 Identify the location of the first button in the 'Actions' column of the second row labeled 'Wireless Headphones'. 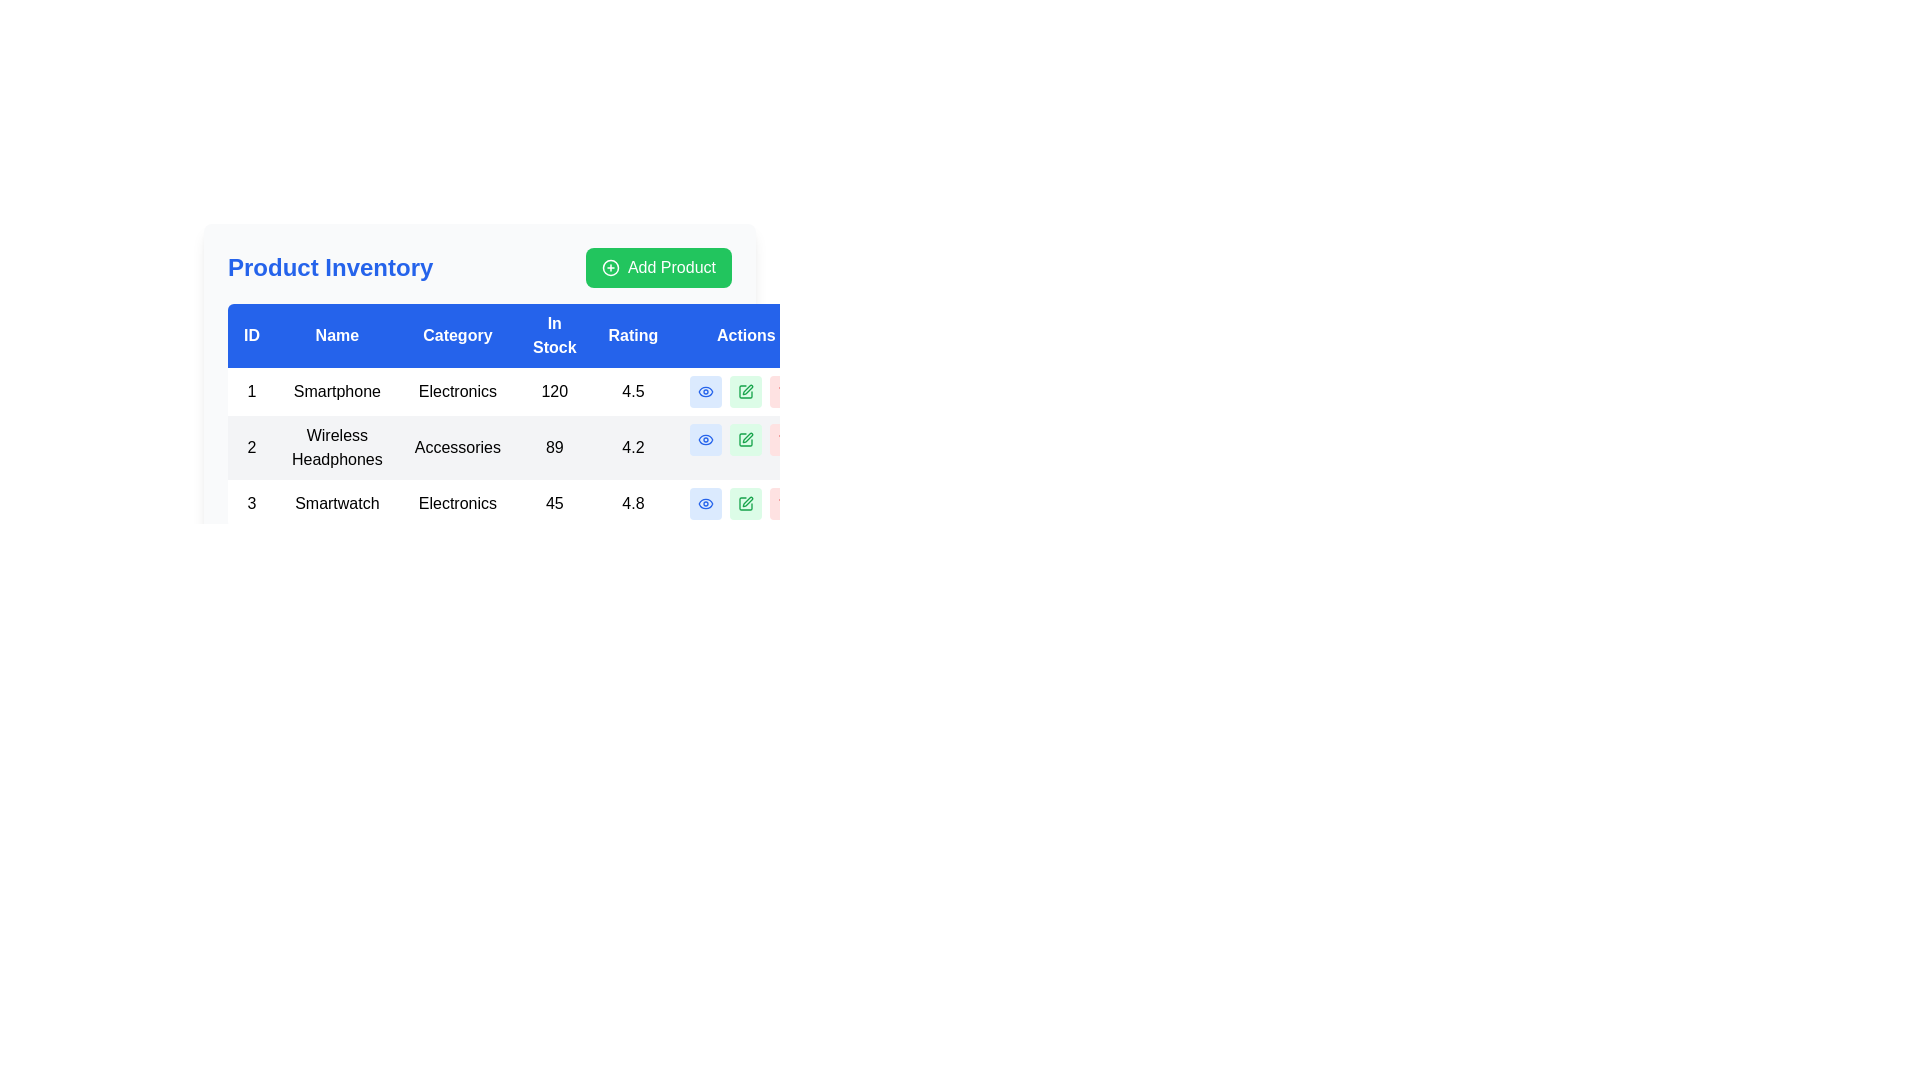
(706, 438).